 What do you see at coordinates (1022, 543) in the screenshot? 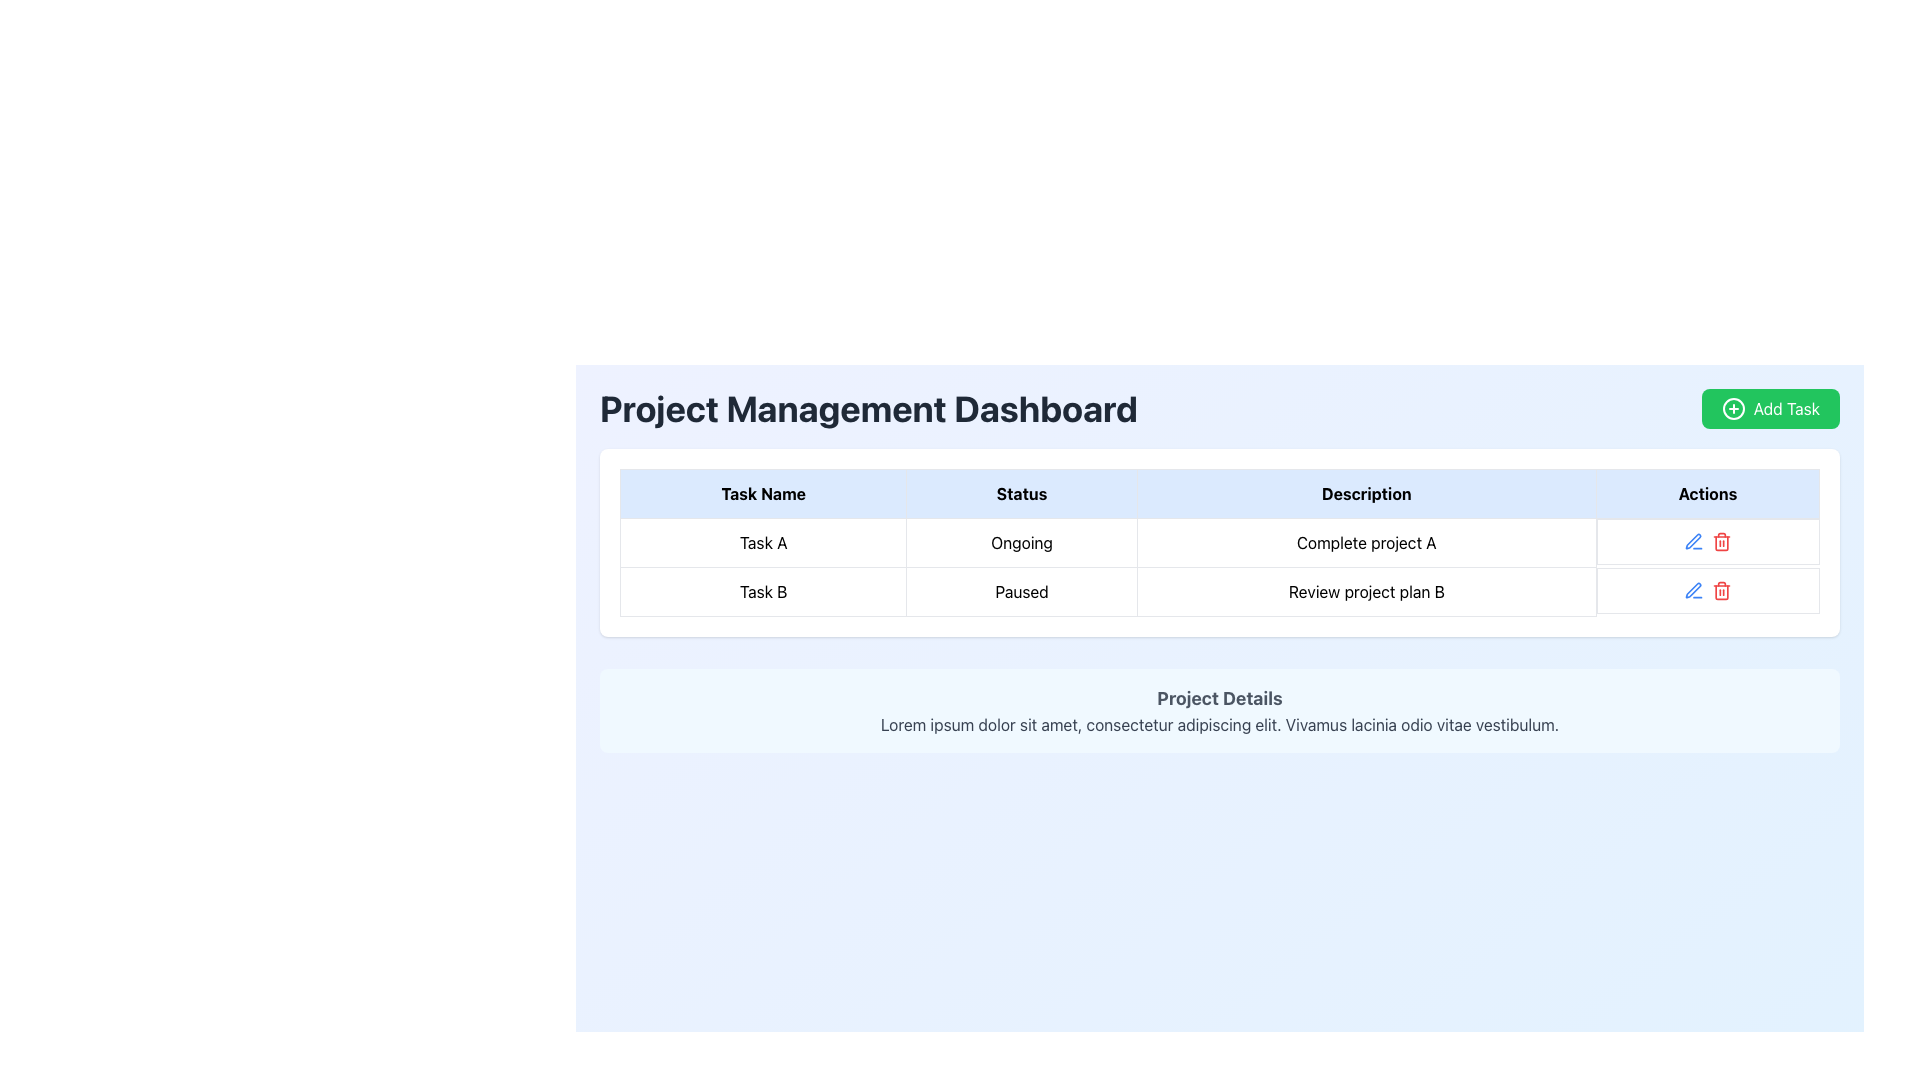
I see `the status indicator text label for 'Task A'` at bounding box center [1022, 543].